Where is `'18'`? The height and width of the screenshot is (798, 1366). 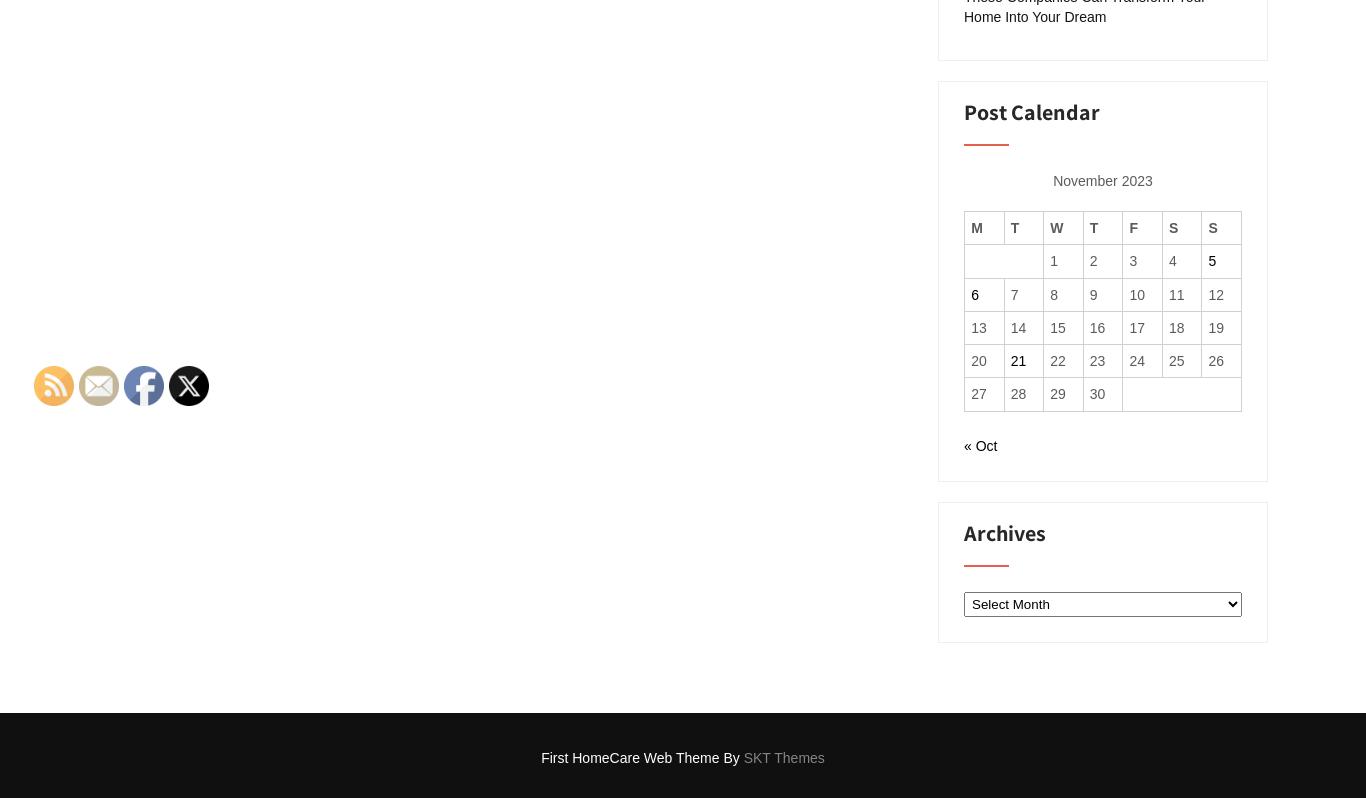
'18' is located at coordinates (1175, 327).